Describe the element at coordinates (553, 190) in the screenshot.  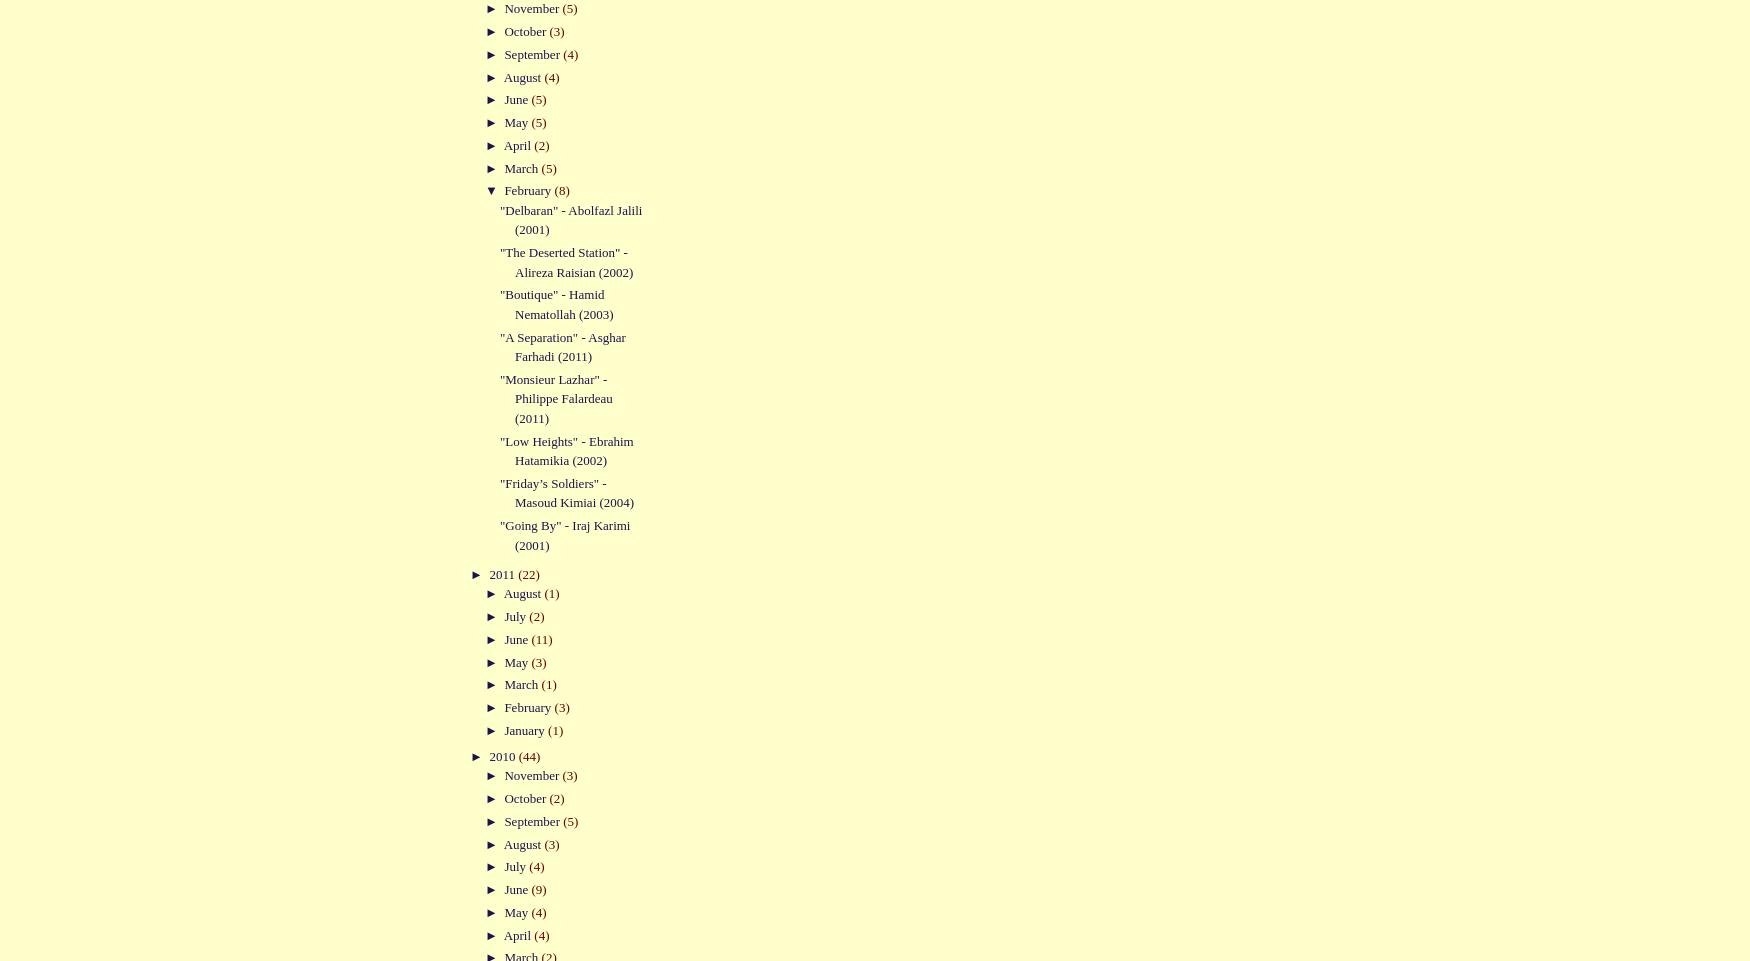
I see `'(8)'` at that location.